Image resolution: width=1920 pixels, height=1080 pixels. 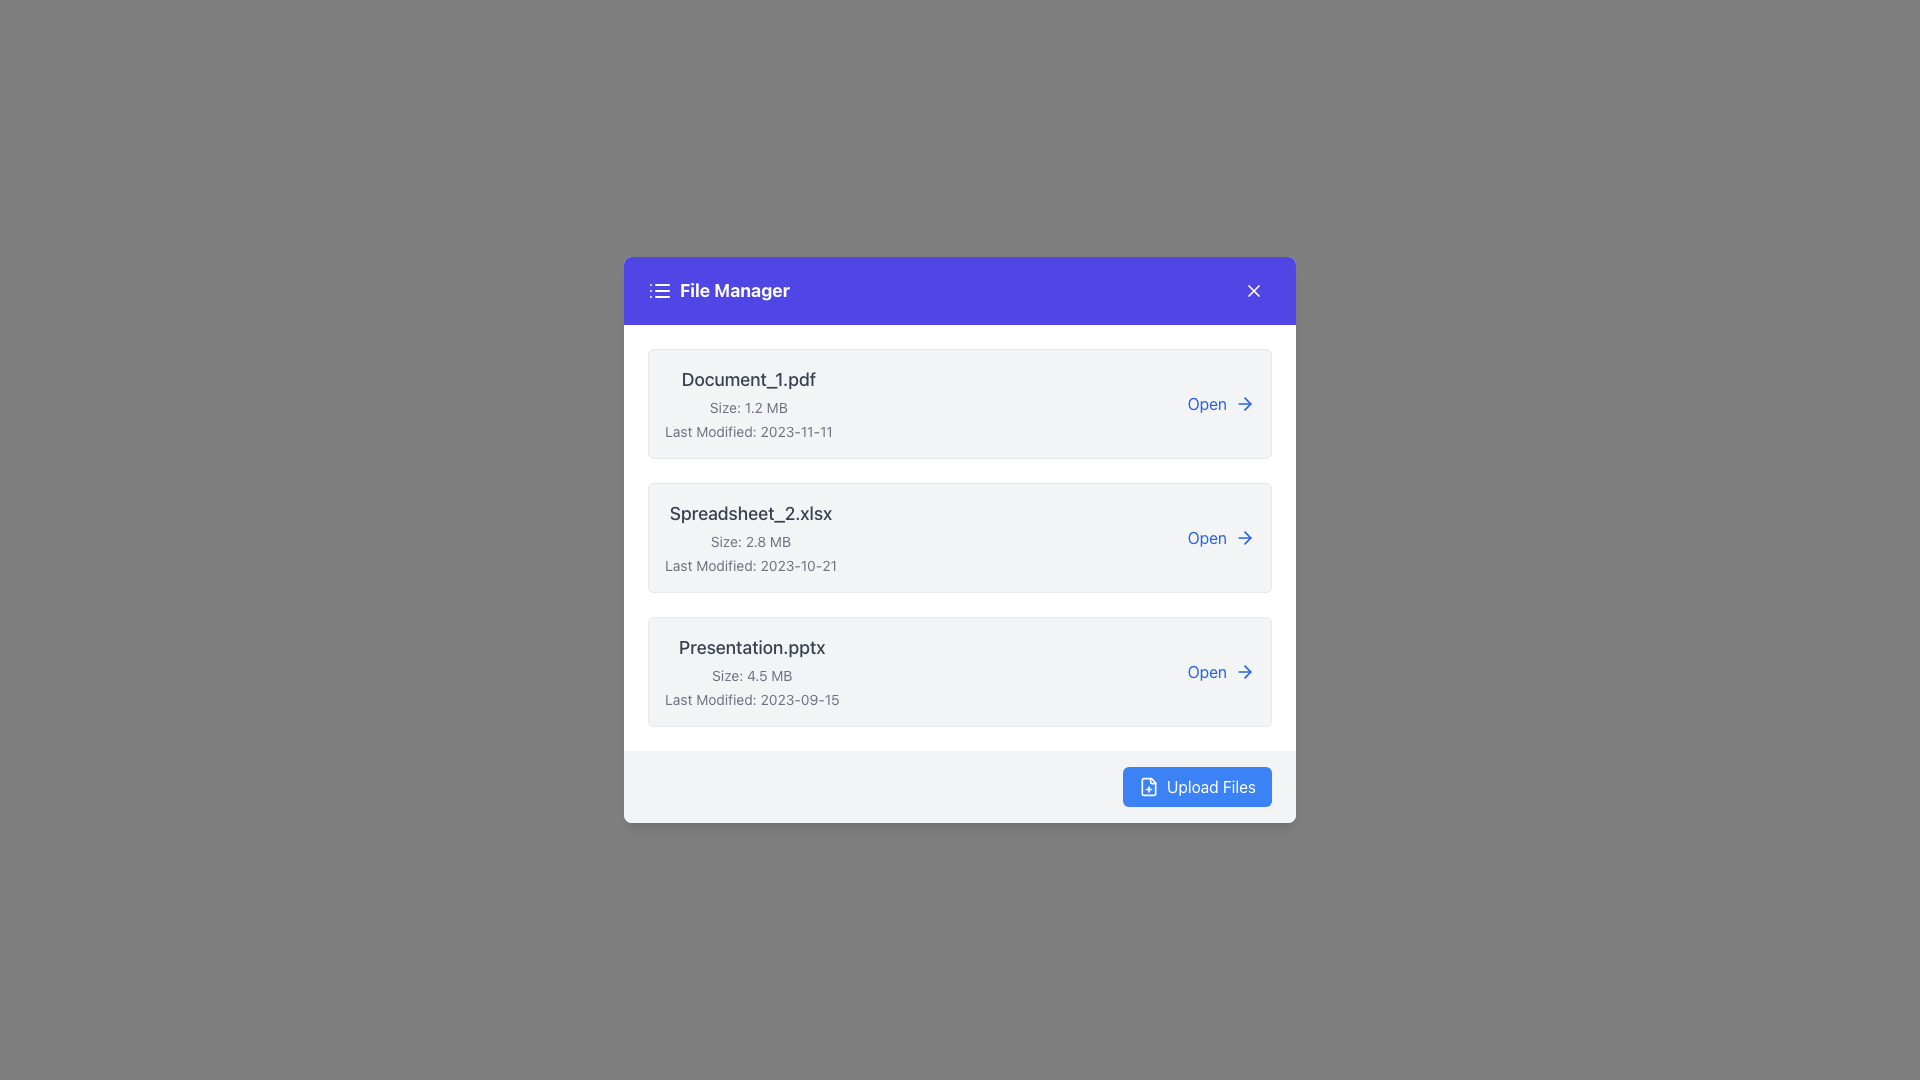 What do you see at coordinates (1197, 785) in the screenshot?
I see `the 'Upload Files' blue button with rounded corners for keyboard navigation` at bounding box center [1197, 785].